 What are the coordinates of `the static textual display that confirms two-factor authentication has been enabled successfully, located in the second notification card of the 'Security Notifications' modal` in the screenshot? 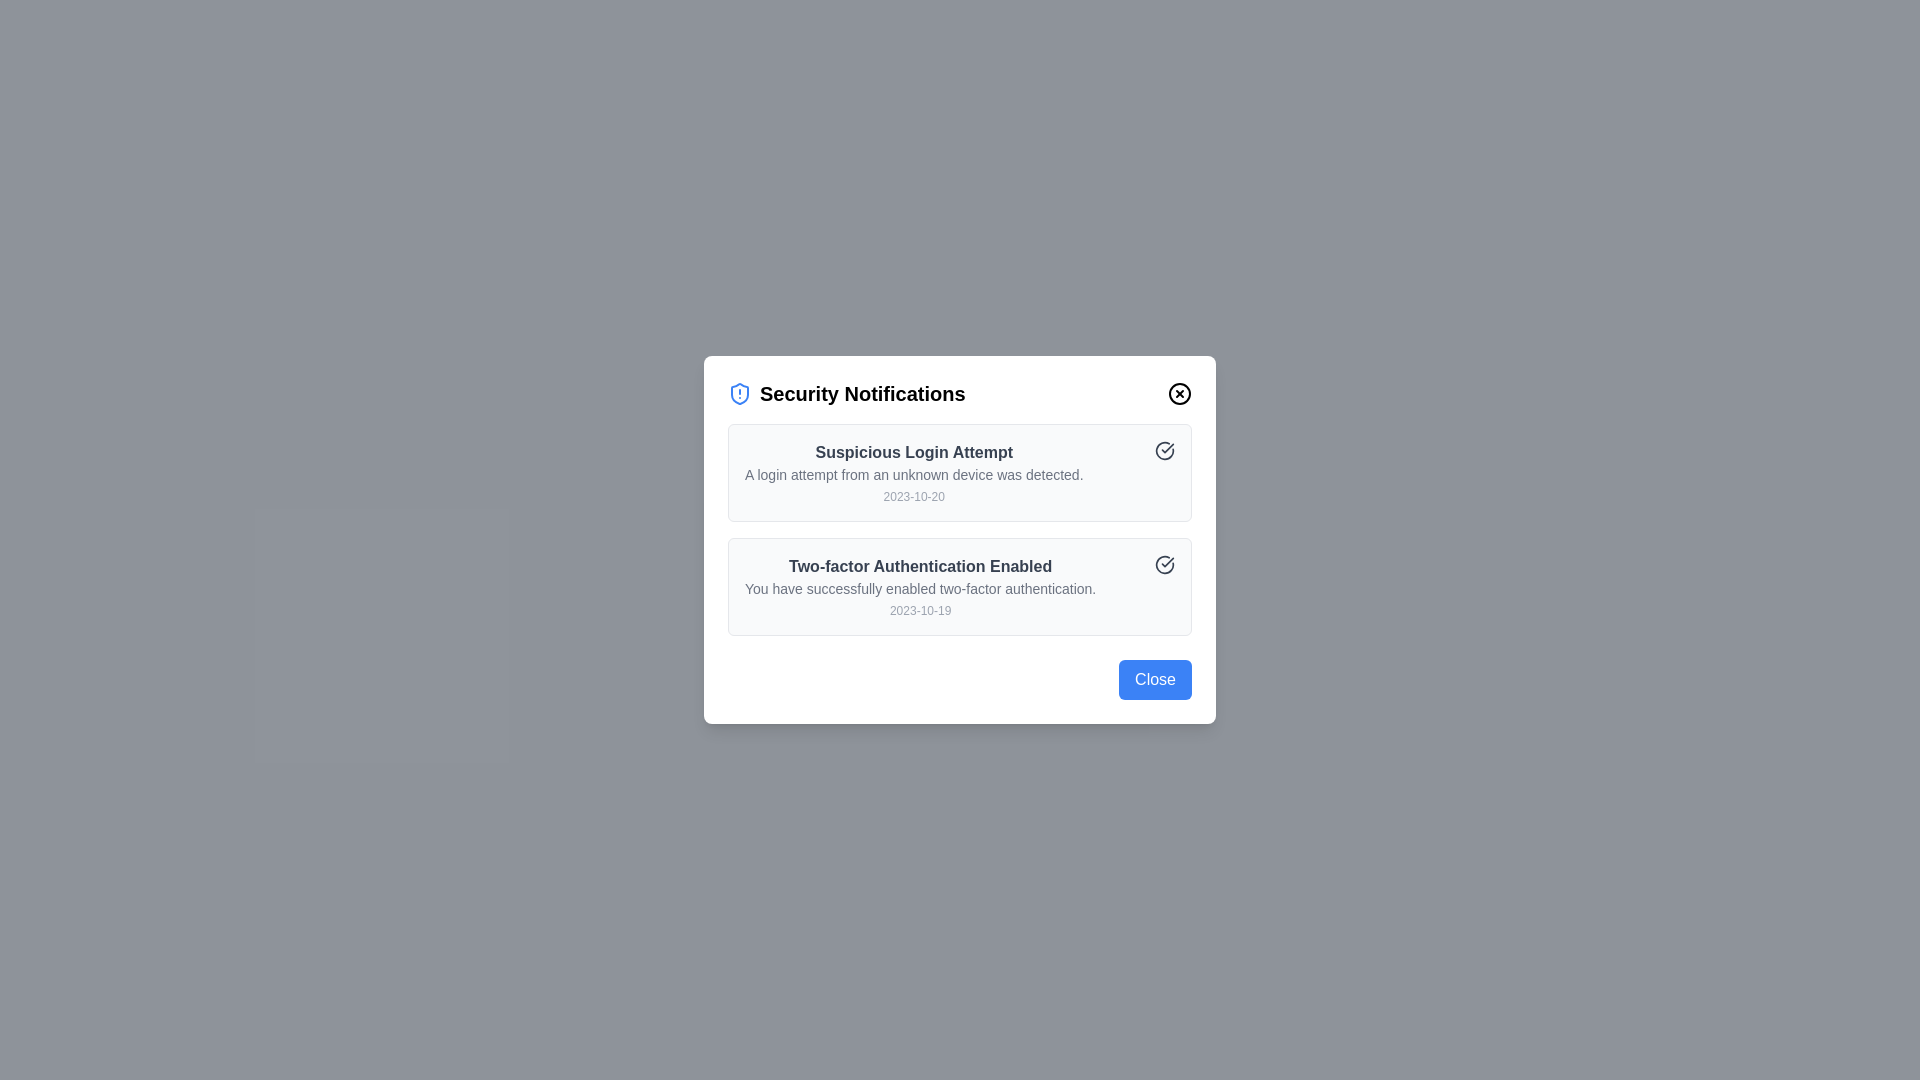 It's located at (919, 585).